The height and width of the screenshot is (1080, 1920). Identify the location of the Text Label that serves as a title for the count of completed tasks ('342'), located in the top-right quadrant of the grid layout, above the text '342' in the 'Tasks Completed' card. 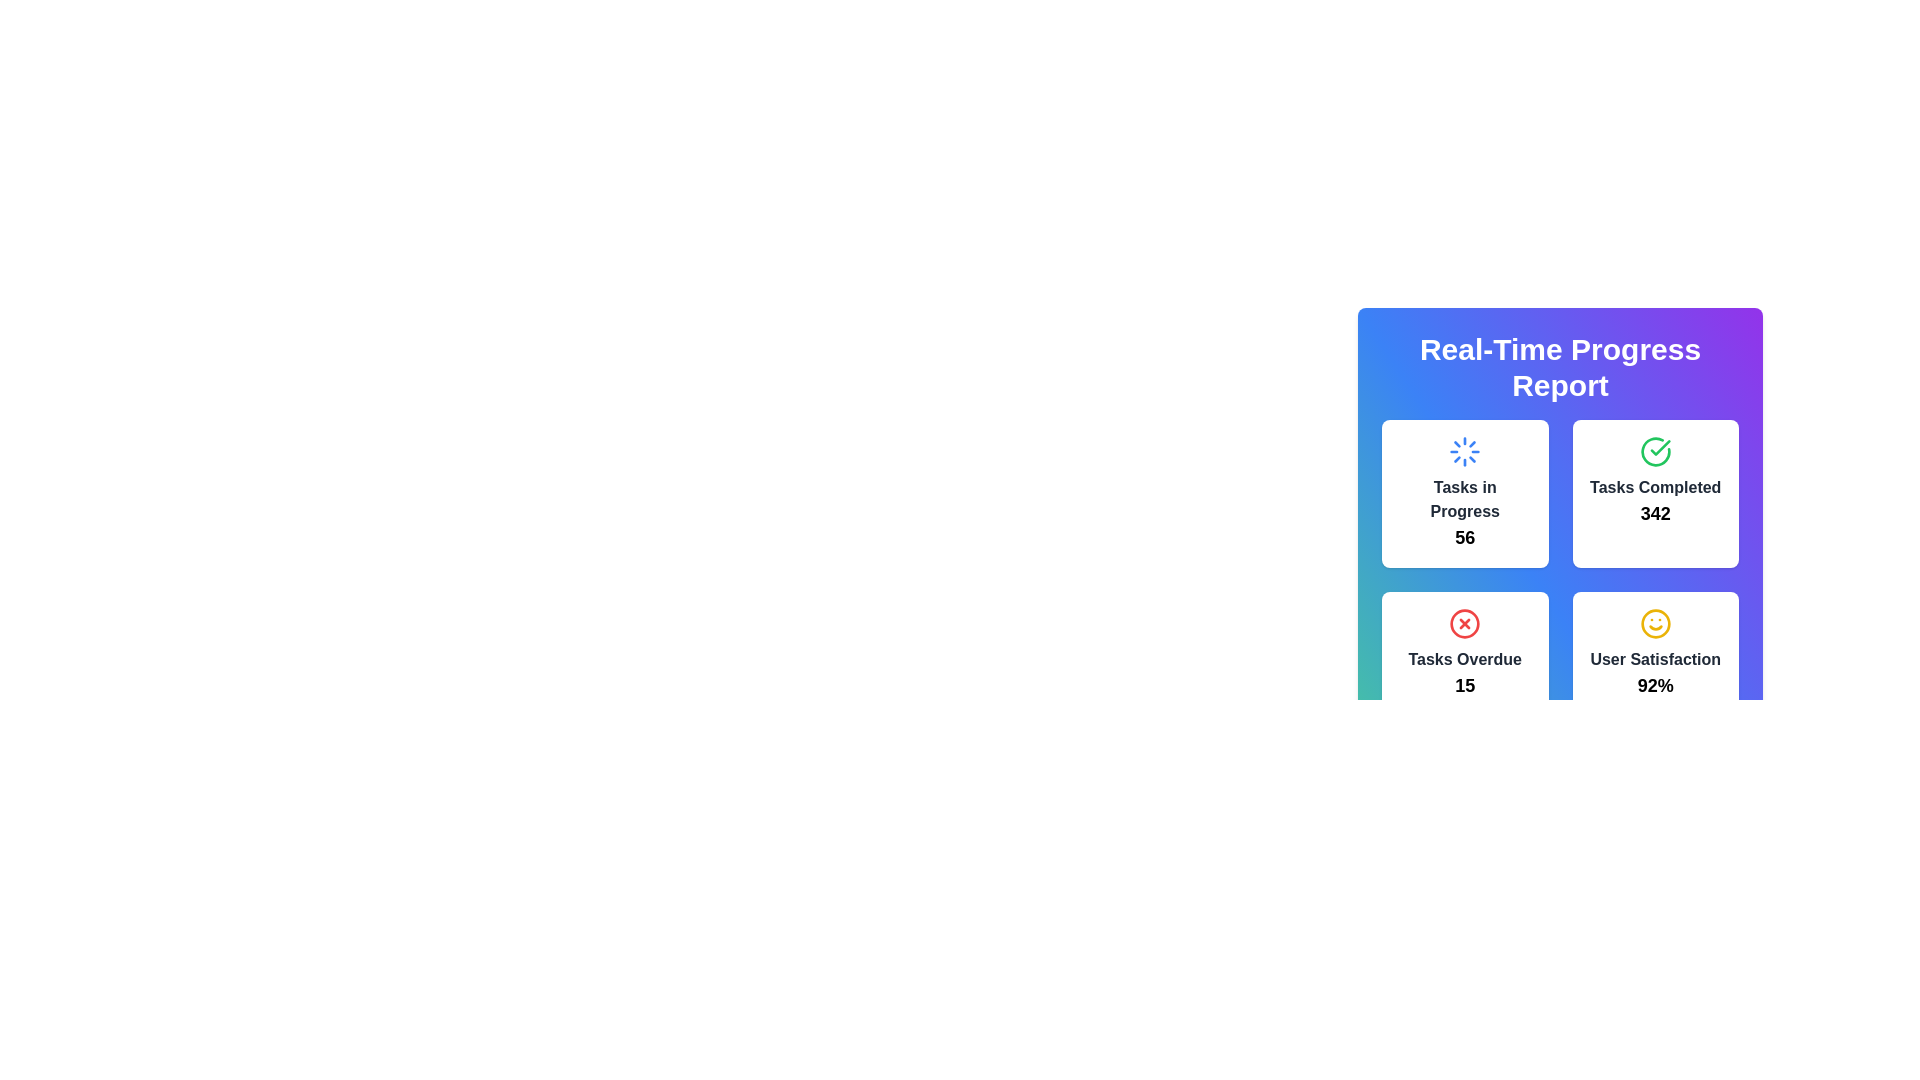
(1655, 488).